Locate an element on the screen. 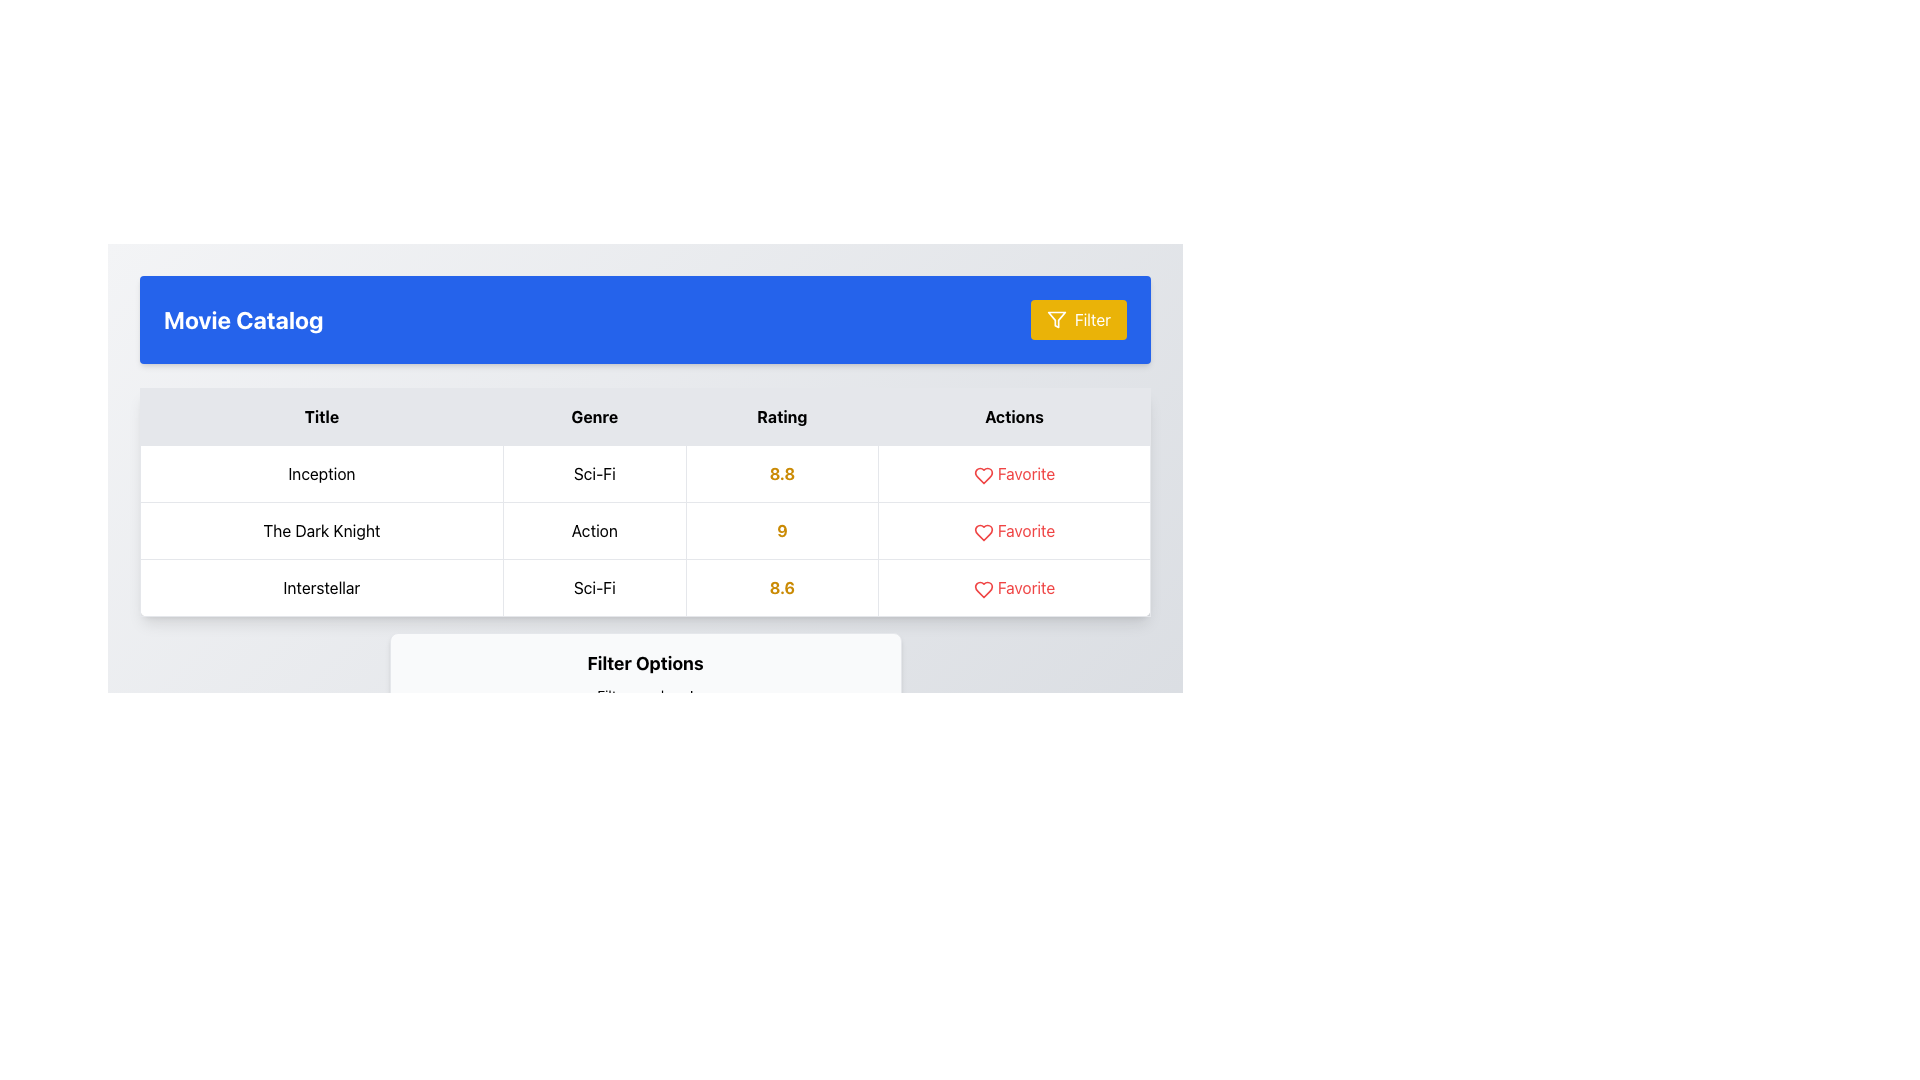 This screenshot has width=1920, height=1080. the Text Label identifying the movie title in the third row under the 'Title' column, located below 'The Dark Knight' is located at coordinates (321, 586).